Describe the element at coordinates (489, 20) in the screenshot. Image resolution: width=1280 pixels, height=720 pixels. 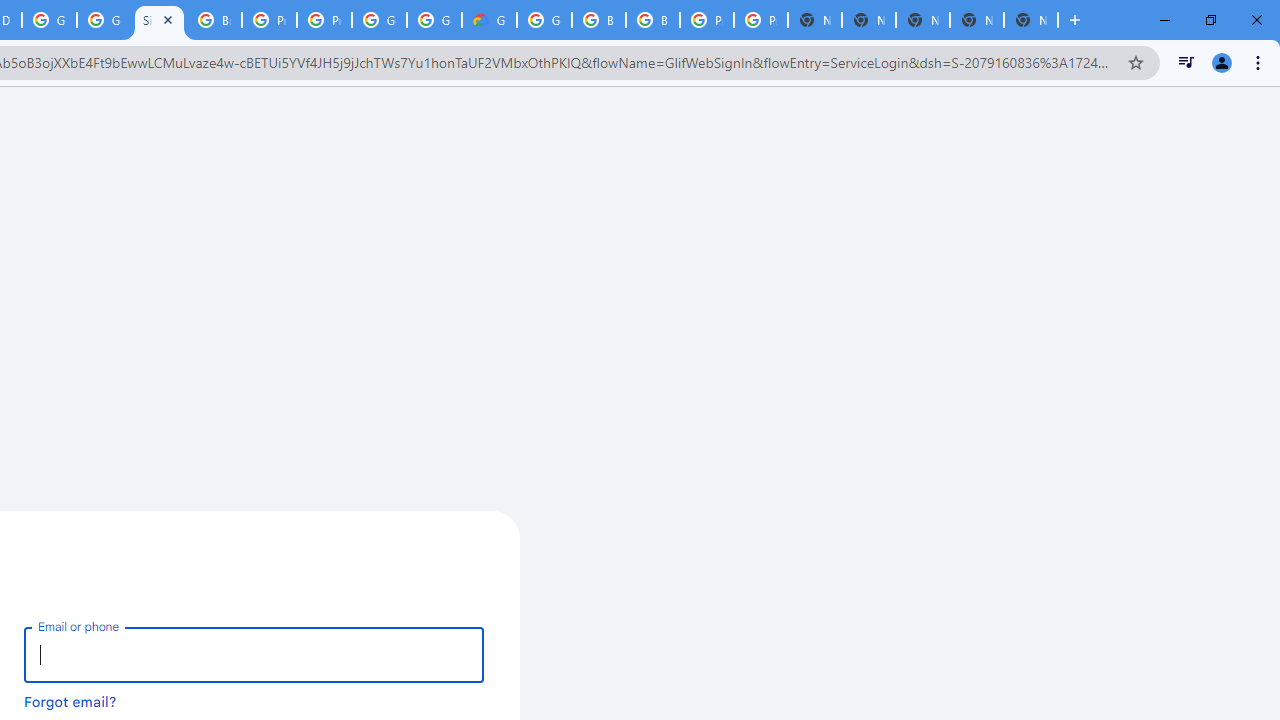
I see `'Google Cloud Estimate Summary'` at that location.